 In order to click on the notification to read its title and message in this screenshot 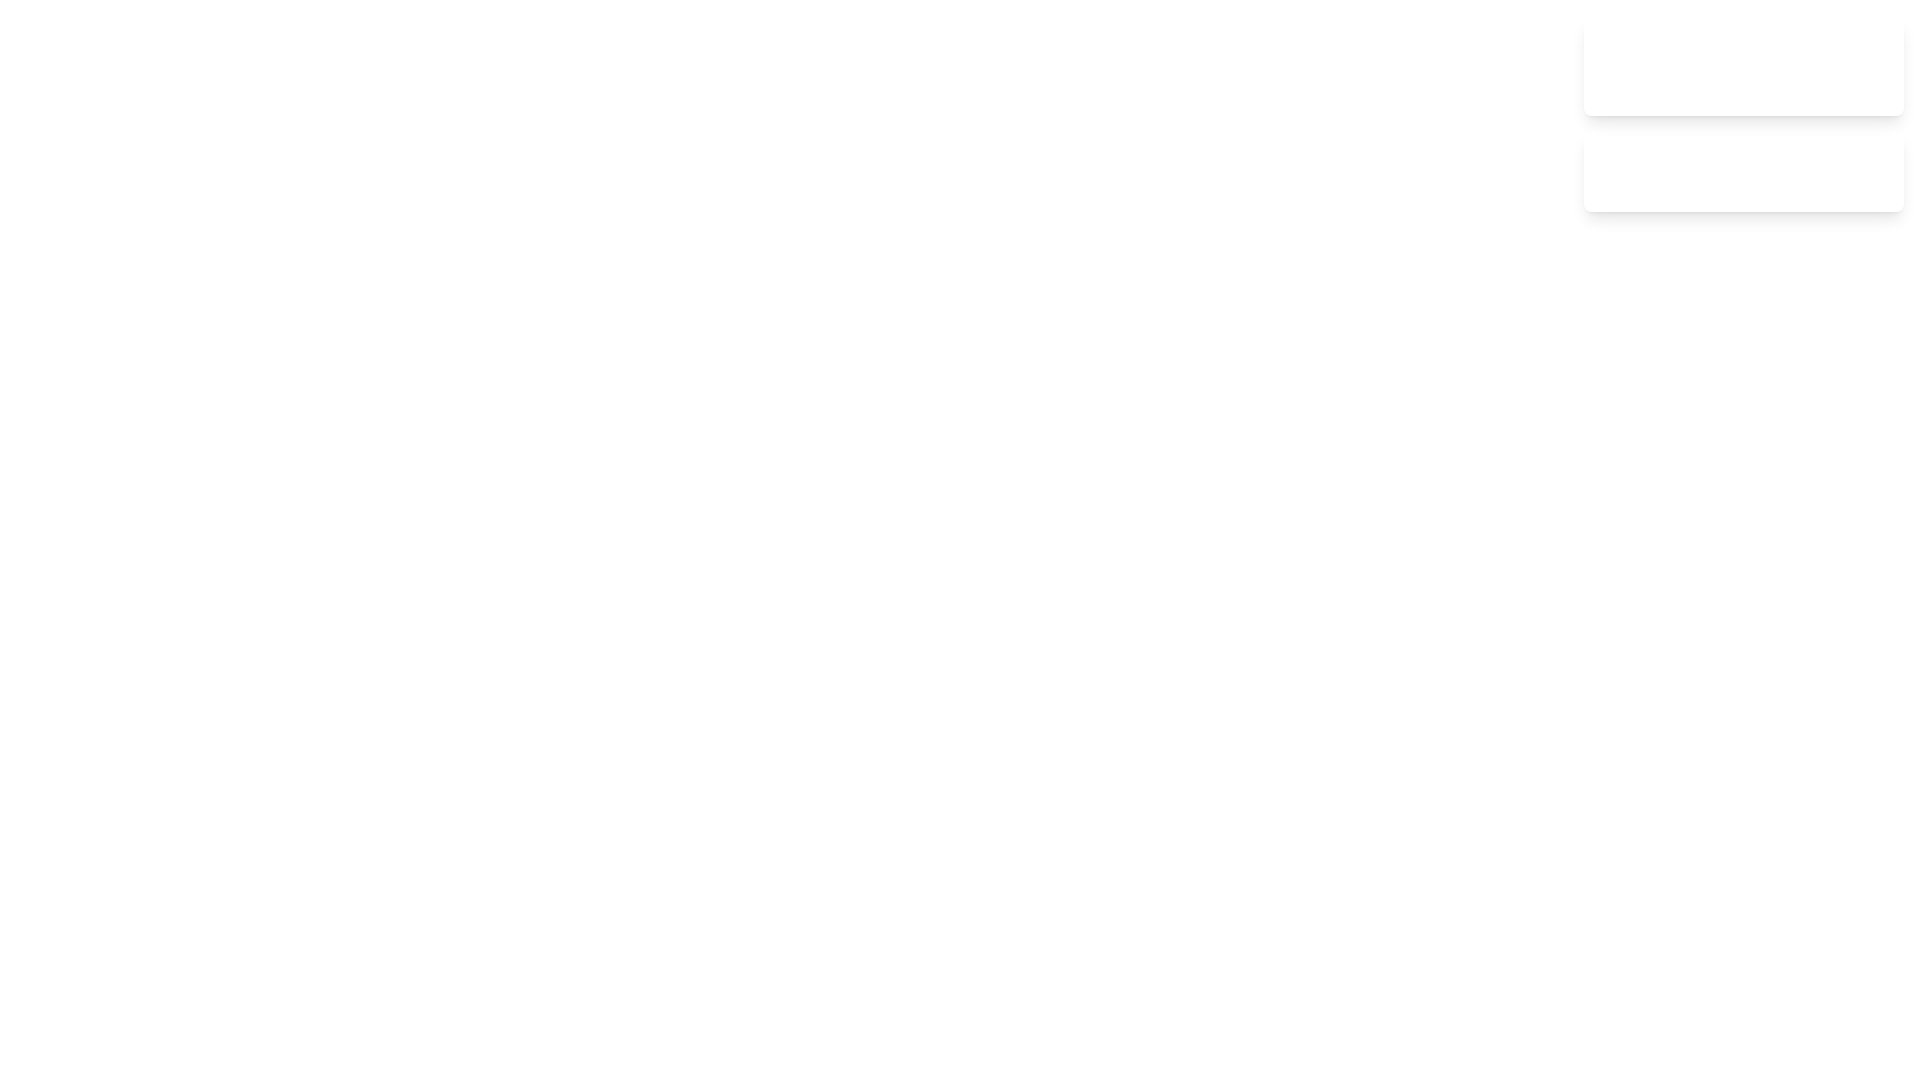, I will do `click(1742, 64)`.